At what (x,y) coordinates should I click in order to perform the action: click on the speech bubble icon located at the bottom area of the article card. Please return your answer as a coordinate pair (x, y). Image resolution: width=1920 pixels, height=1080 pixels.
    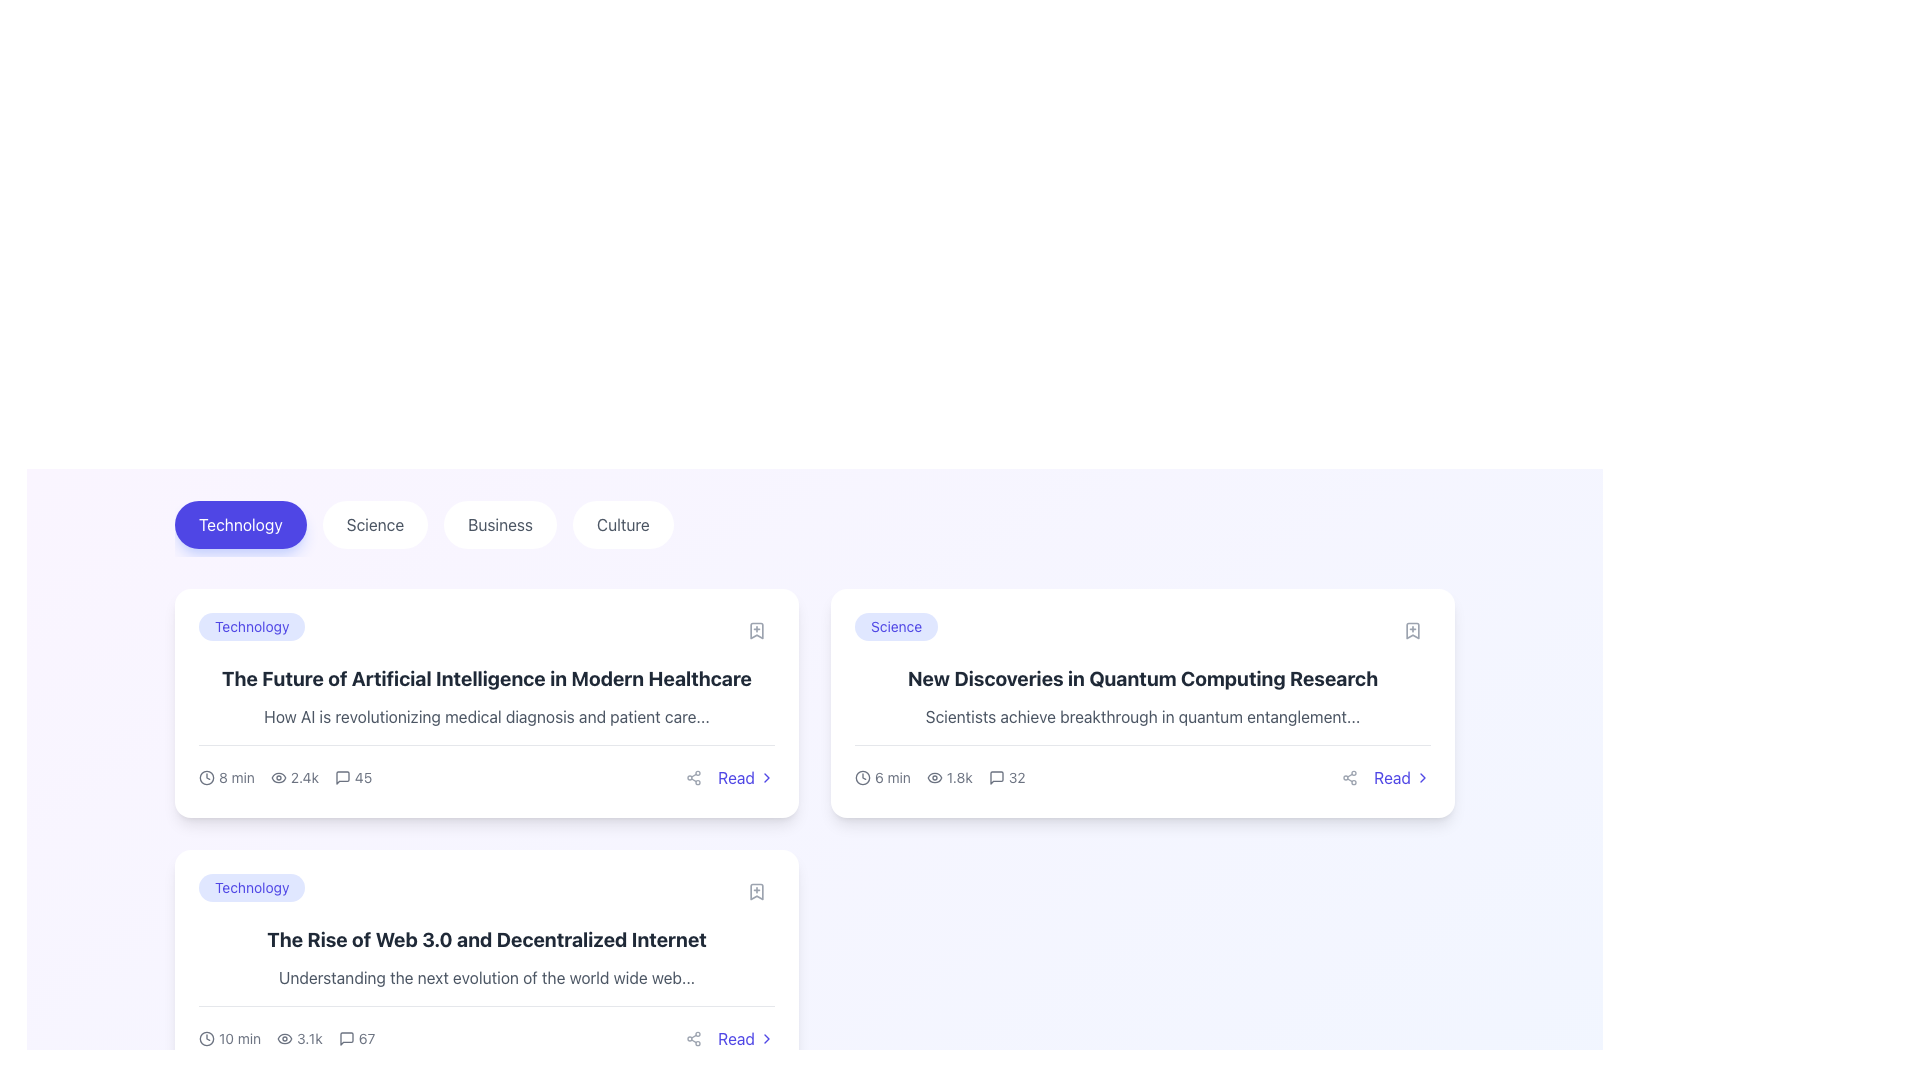
    Looking at the image, I should click on (342, 777).